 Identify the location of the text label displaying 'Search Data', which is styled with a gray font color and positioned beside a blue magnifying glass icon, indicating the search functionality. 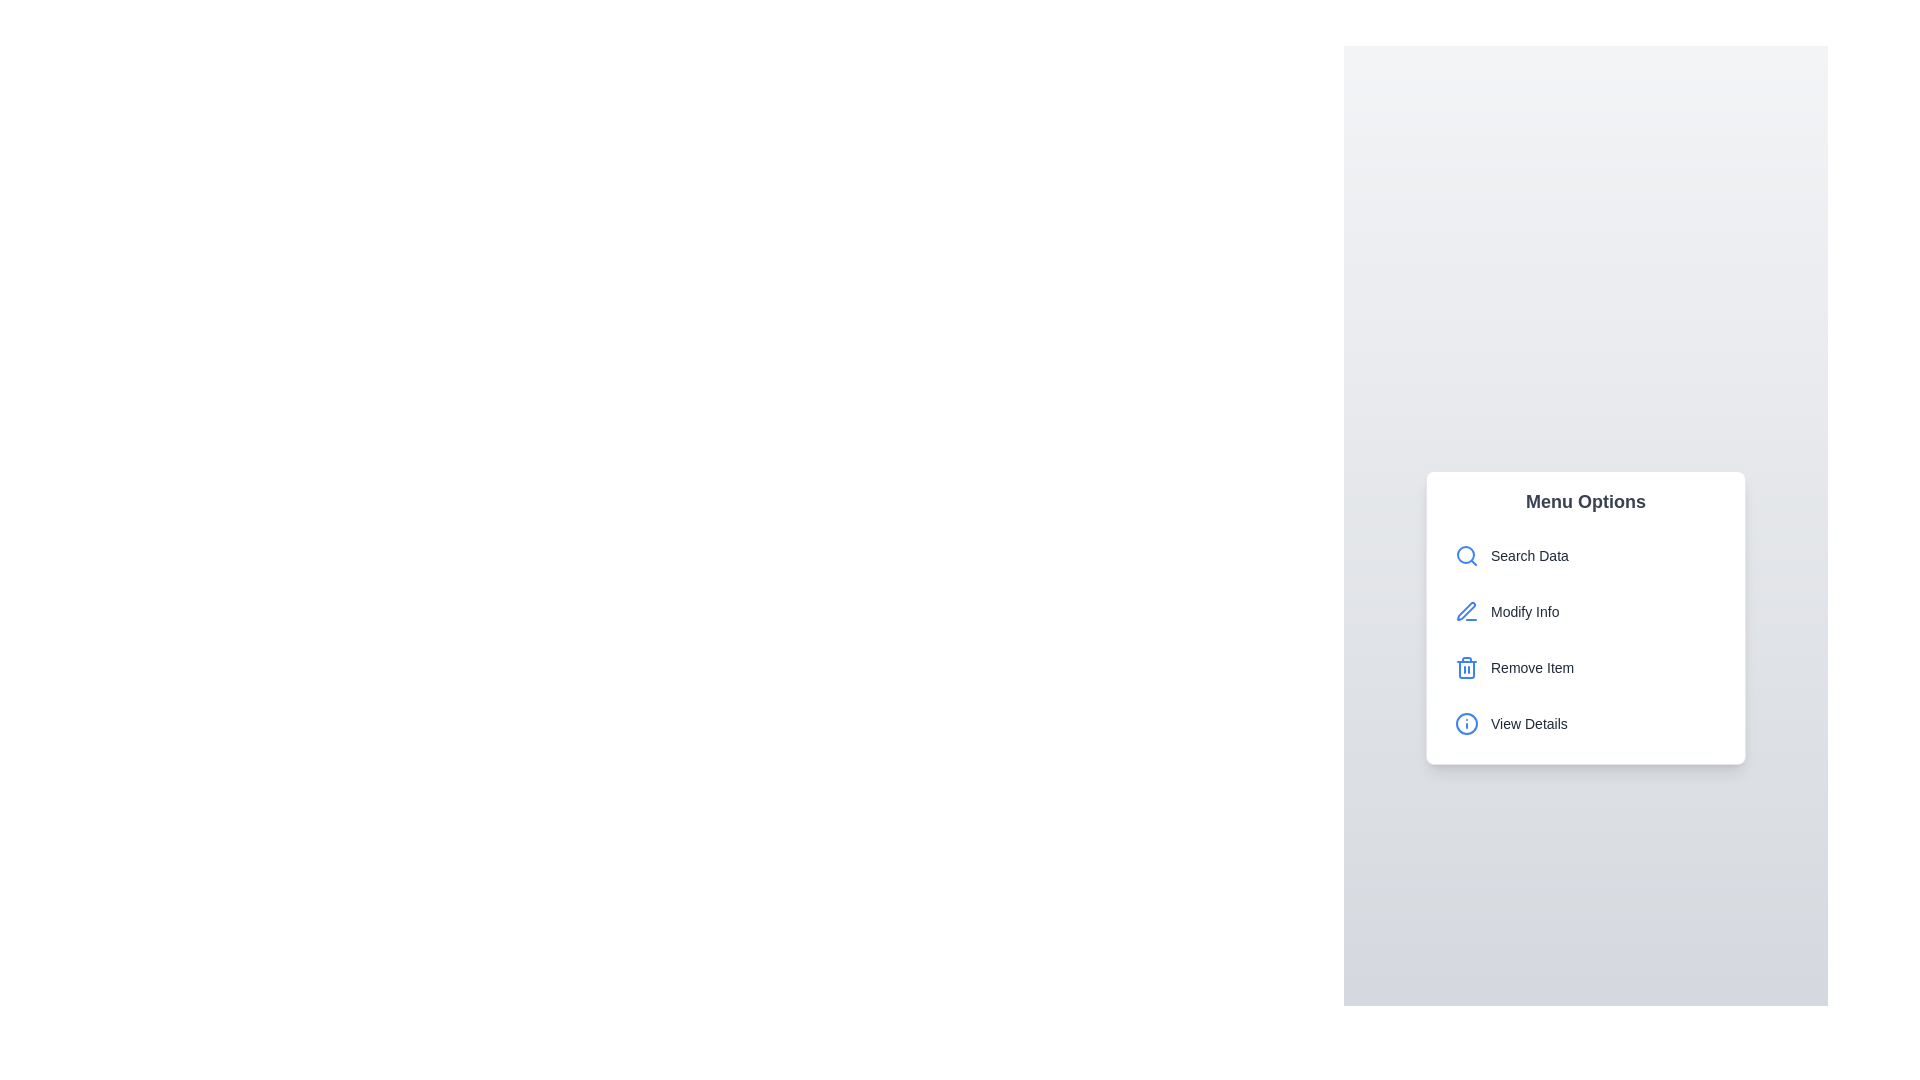
(1528, 555).